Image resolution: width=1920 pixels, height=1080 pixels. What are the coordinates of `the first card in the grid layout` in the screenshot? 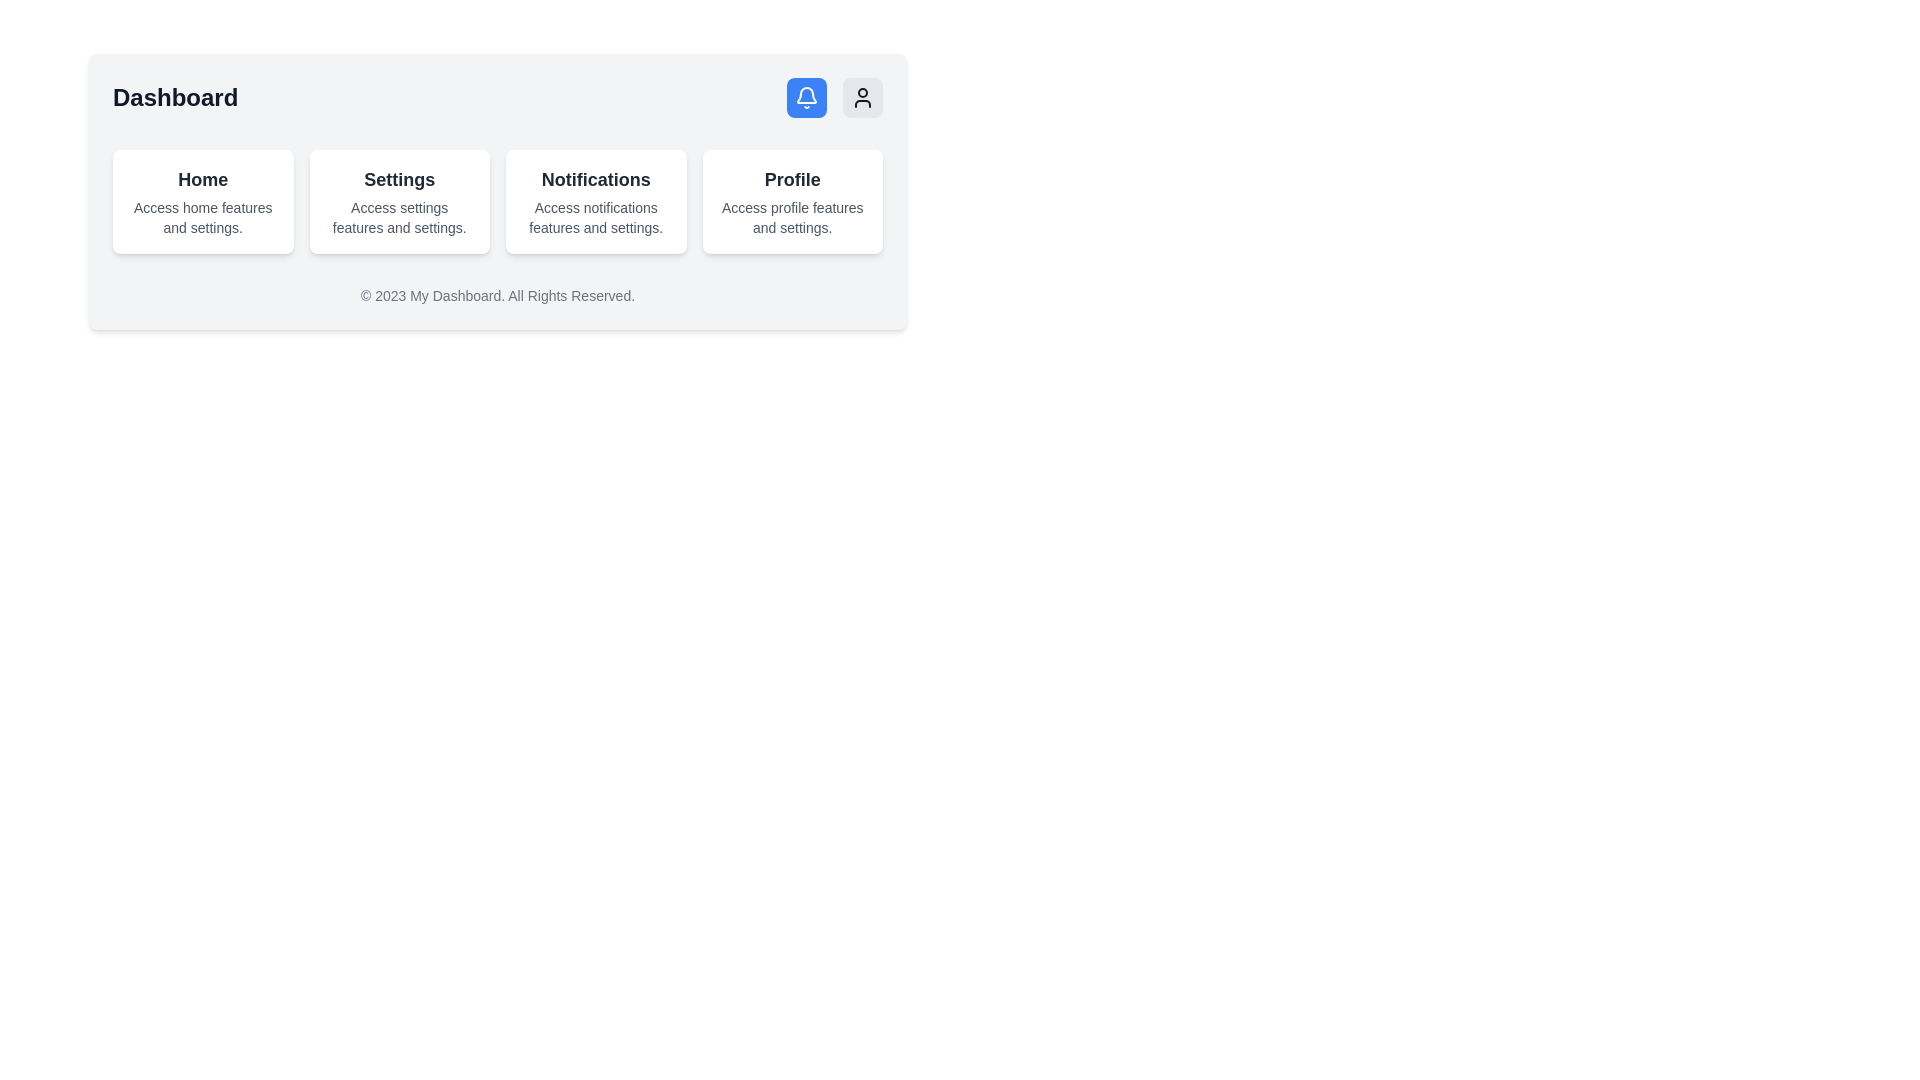 It's located at (203, 201).